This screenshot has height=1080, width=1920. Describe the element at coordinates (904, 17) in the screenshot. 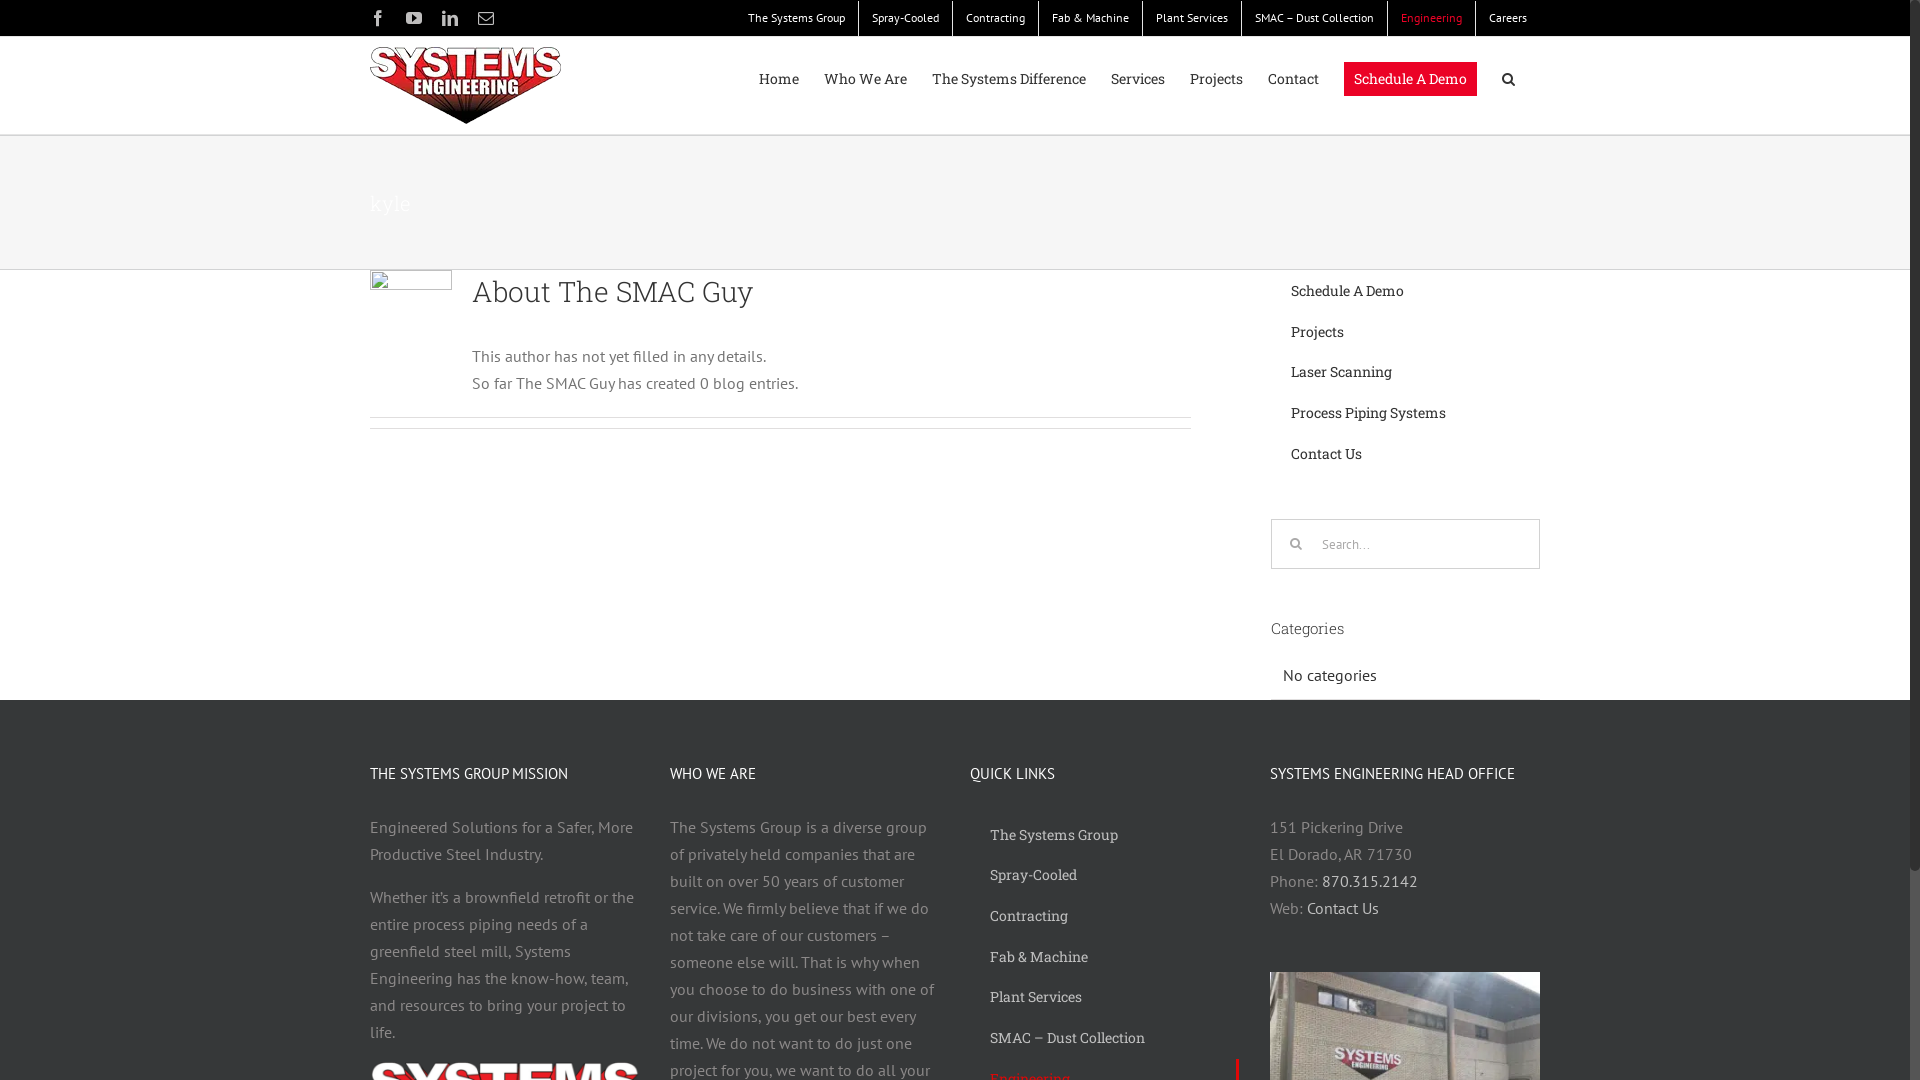

I see `'Spray-Cooled'` at that location.